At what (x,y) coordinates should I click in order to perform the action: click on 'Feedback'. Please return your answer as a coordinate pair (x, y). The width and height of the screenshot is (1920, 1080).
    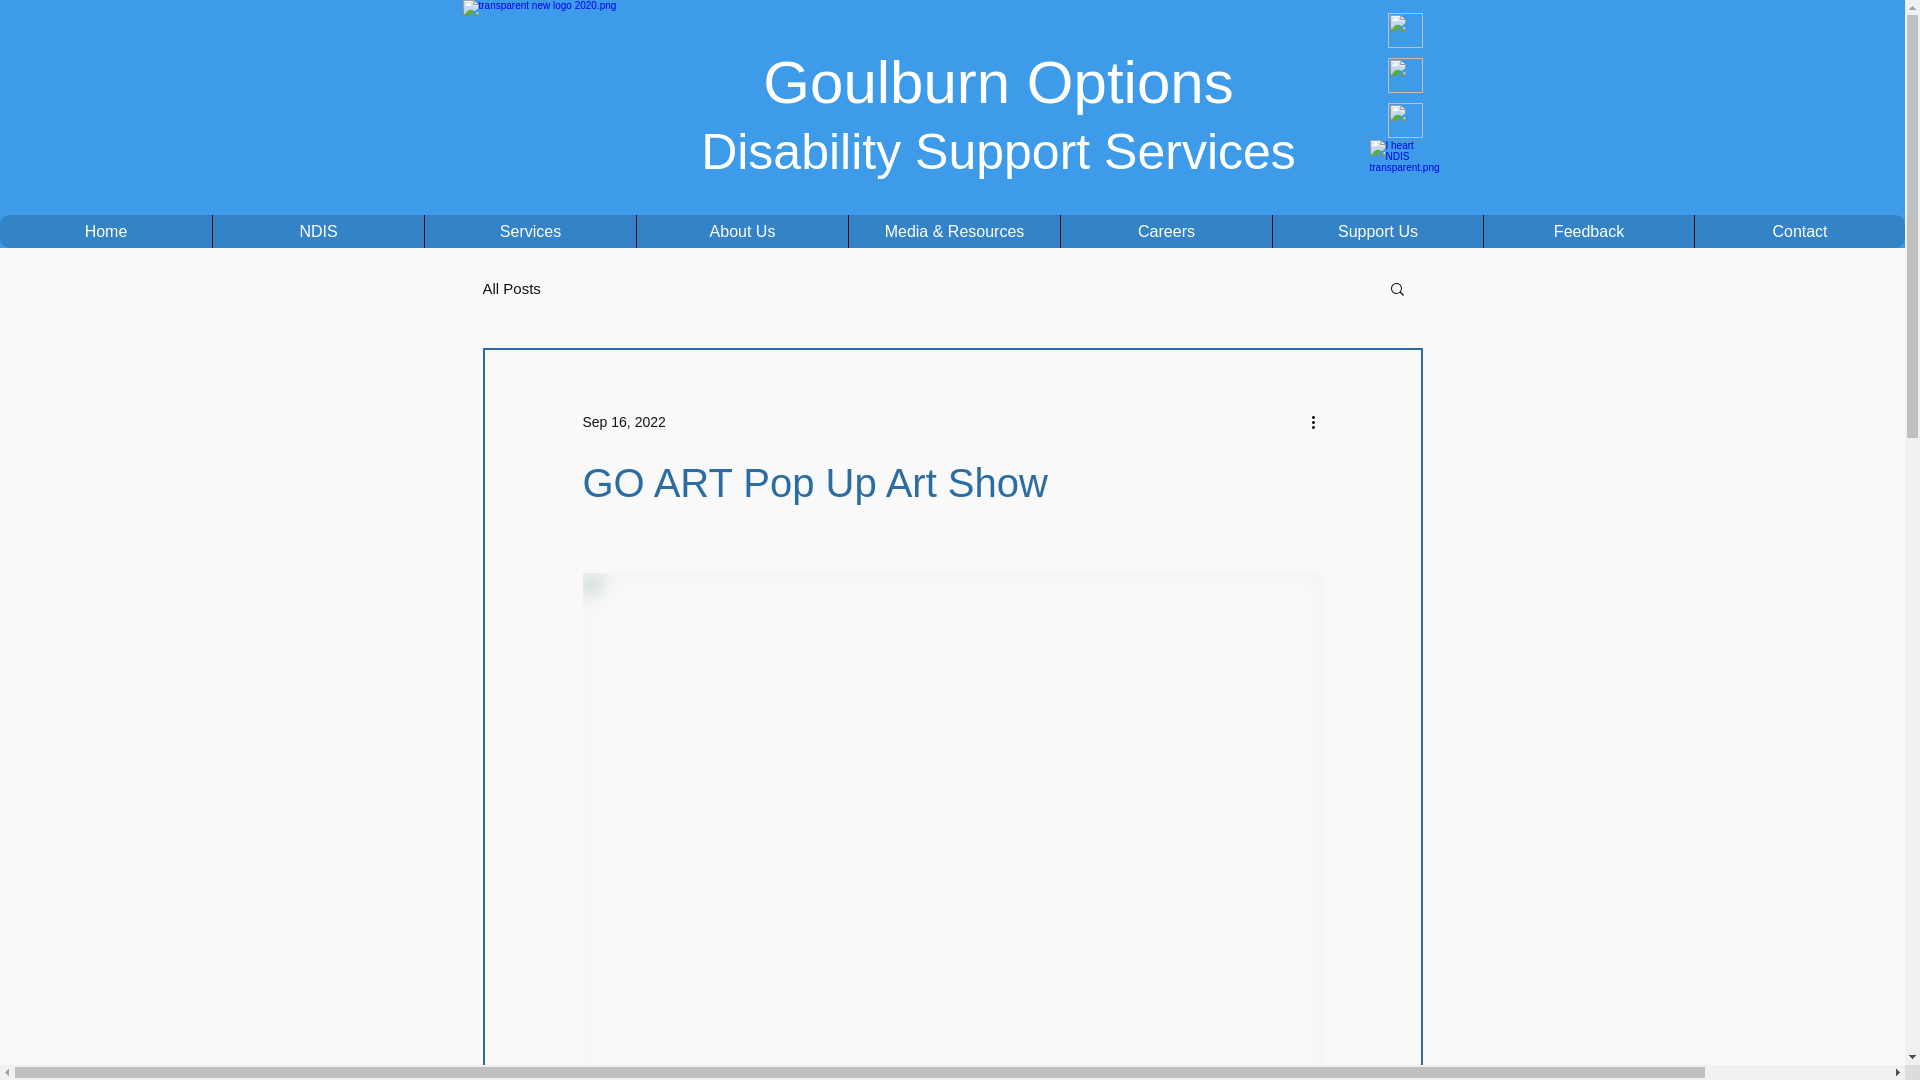
    Looking at the image, I should click on (1587, 230).